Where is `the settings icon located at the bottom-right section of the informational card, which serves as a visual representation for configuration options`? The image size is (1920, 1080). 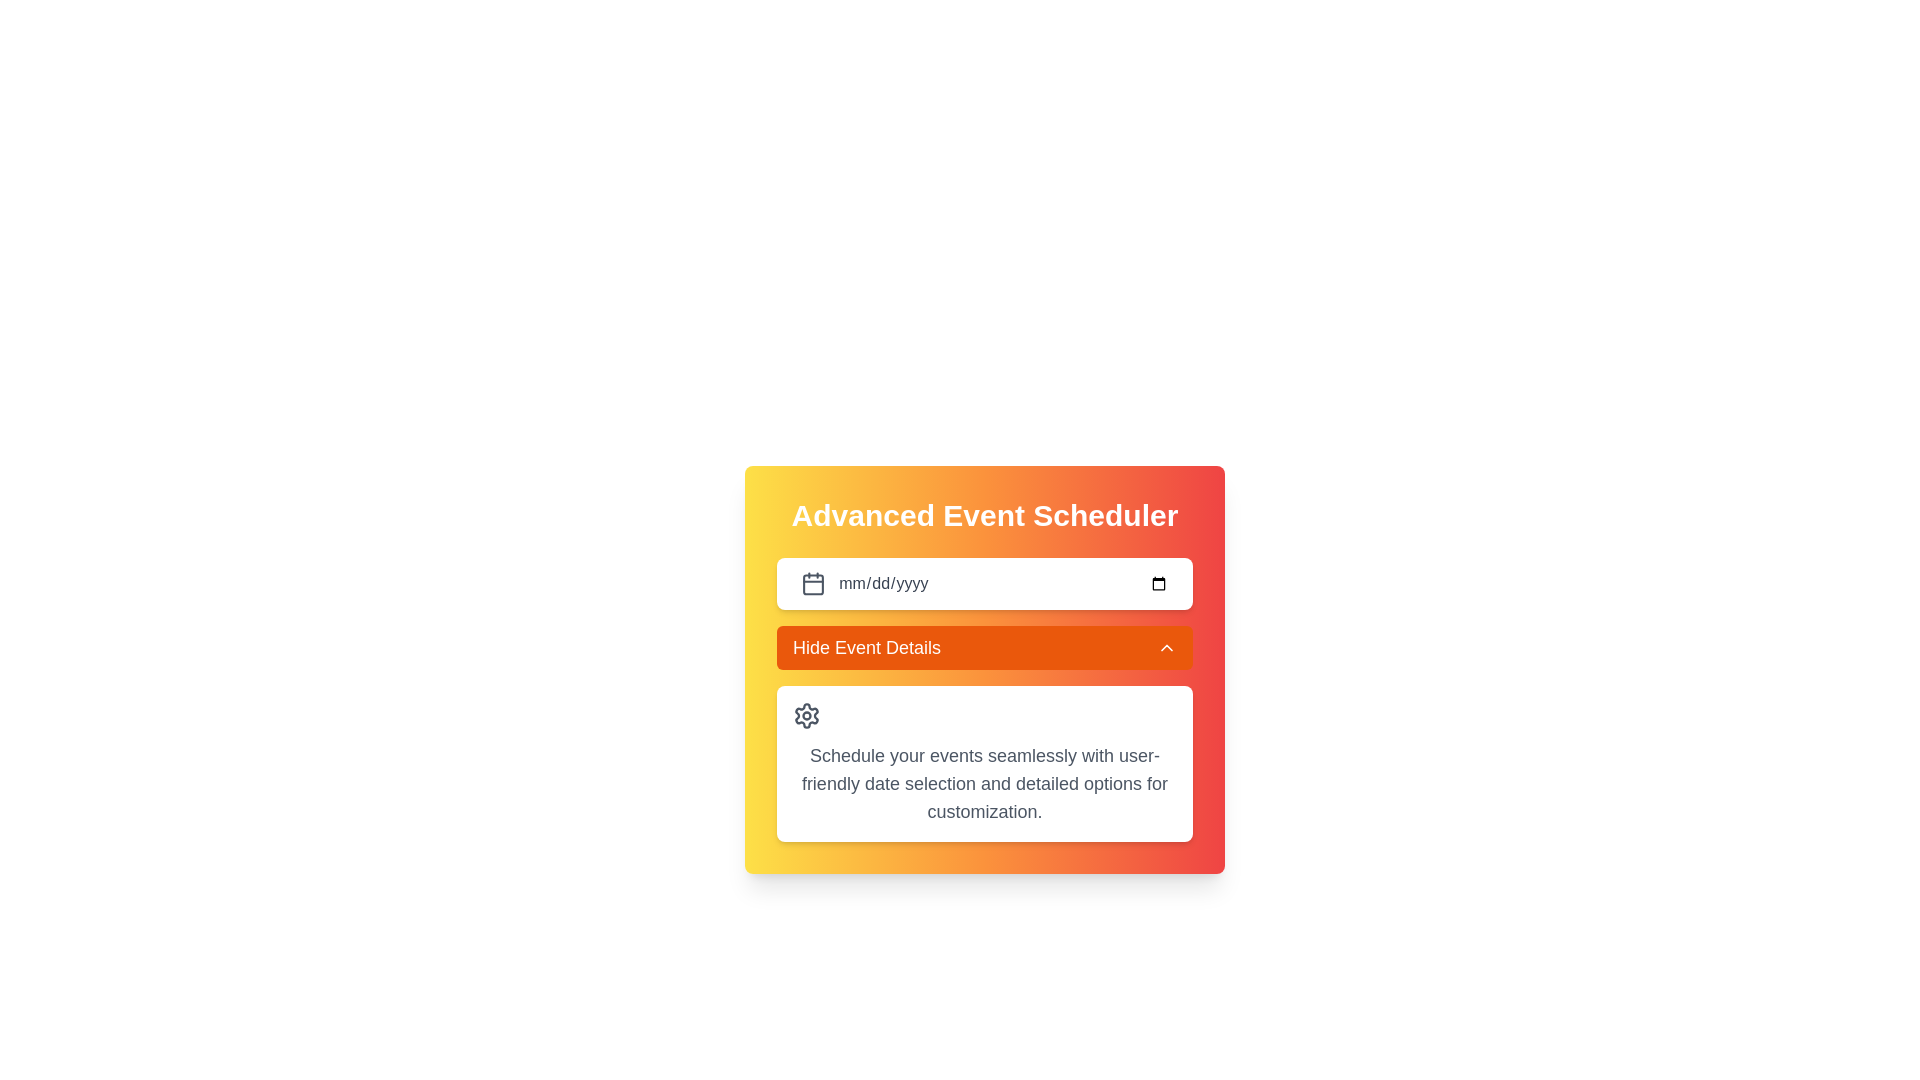
the settings icon located at the bottom-right section of the informational card, which serves as a visual representation for configuration options is located at coordinates (806, 715).